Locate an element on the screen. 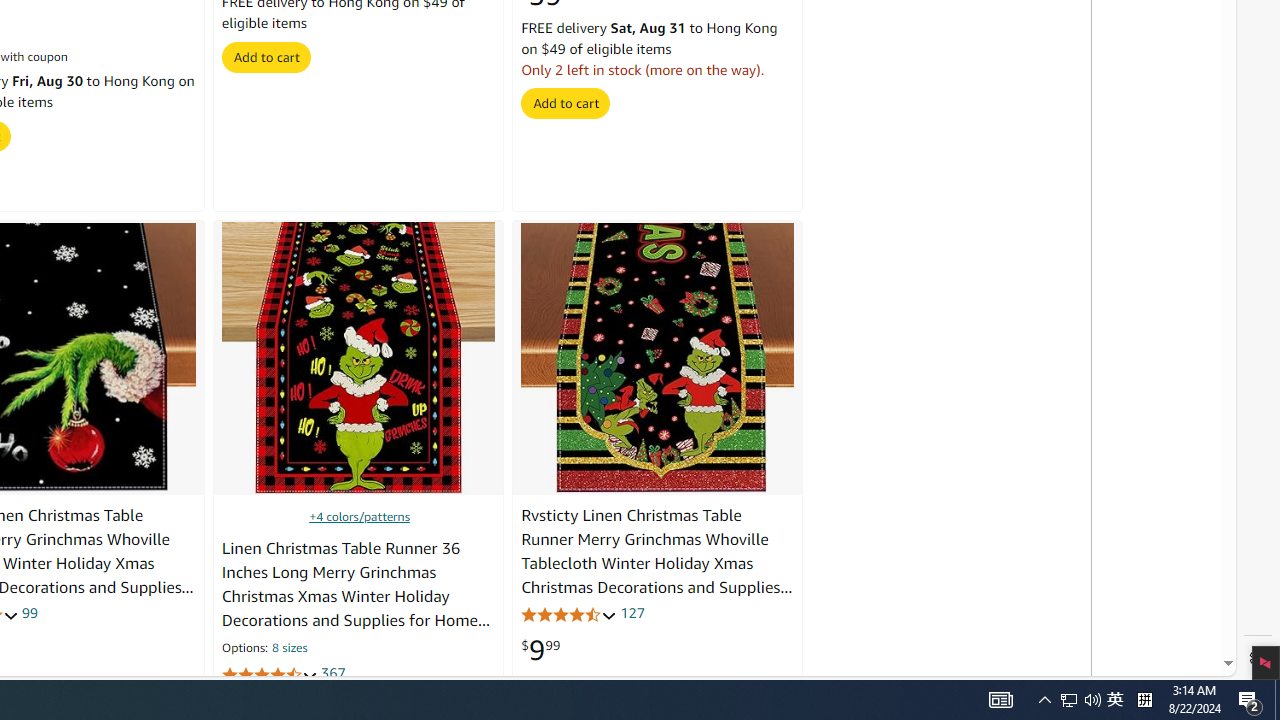 The height and width of the screenshot is (720, 1280). '8 sizes' is located at coordinates (288, 649).